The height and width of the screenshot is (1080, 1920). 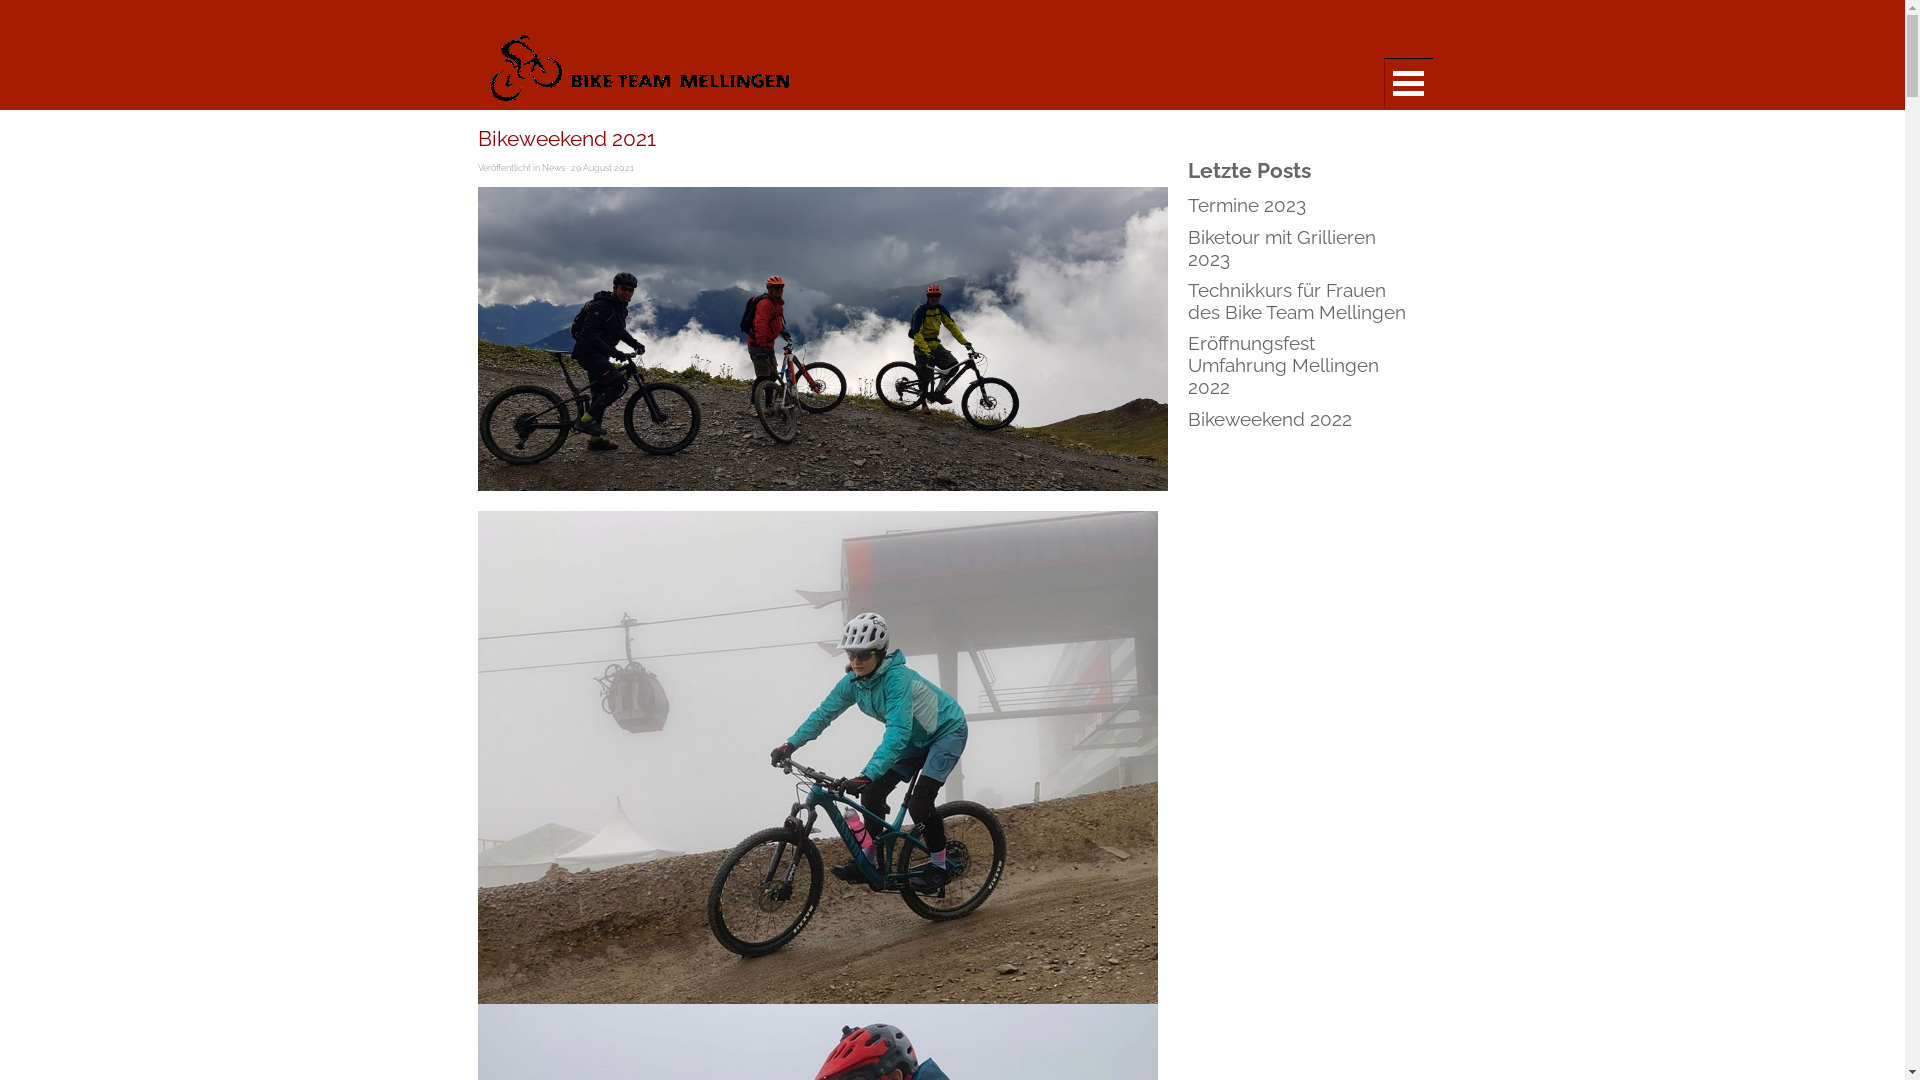 I want to click on 'Termine 2023', so click(x=1246, y=204).